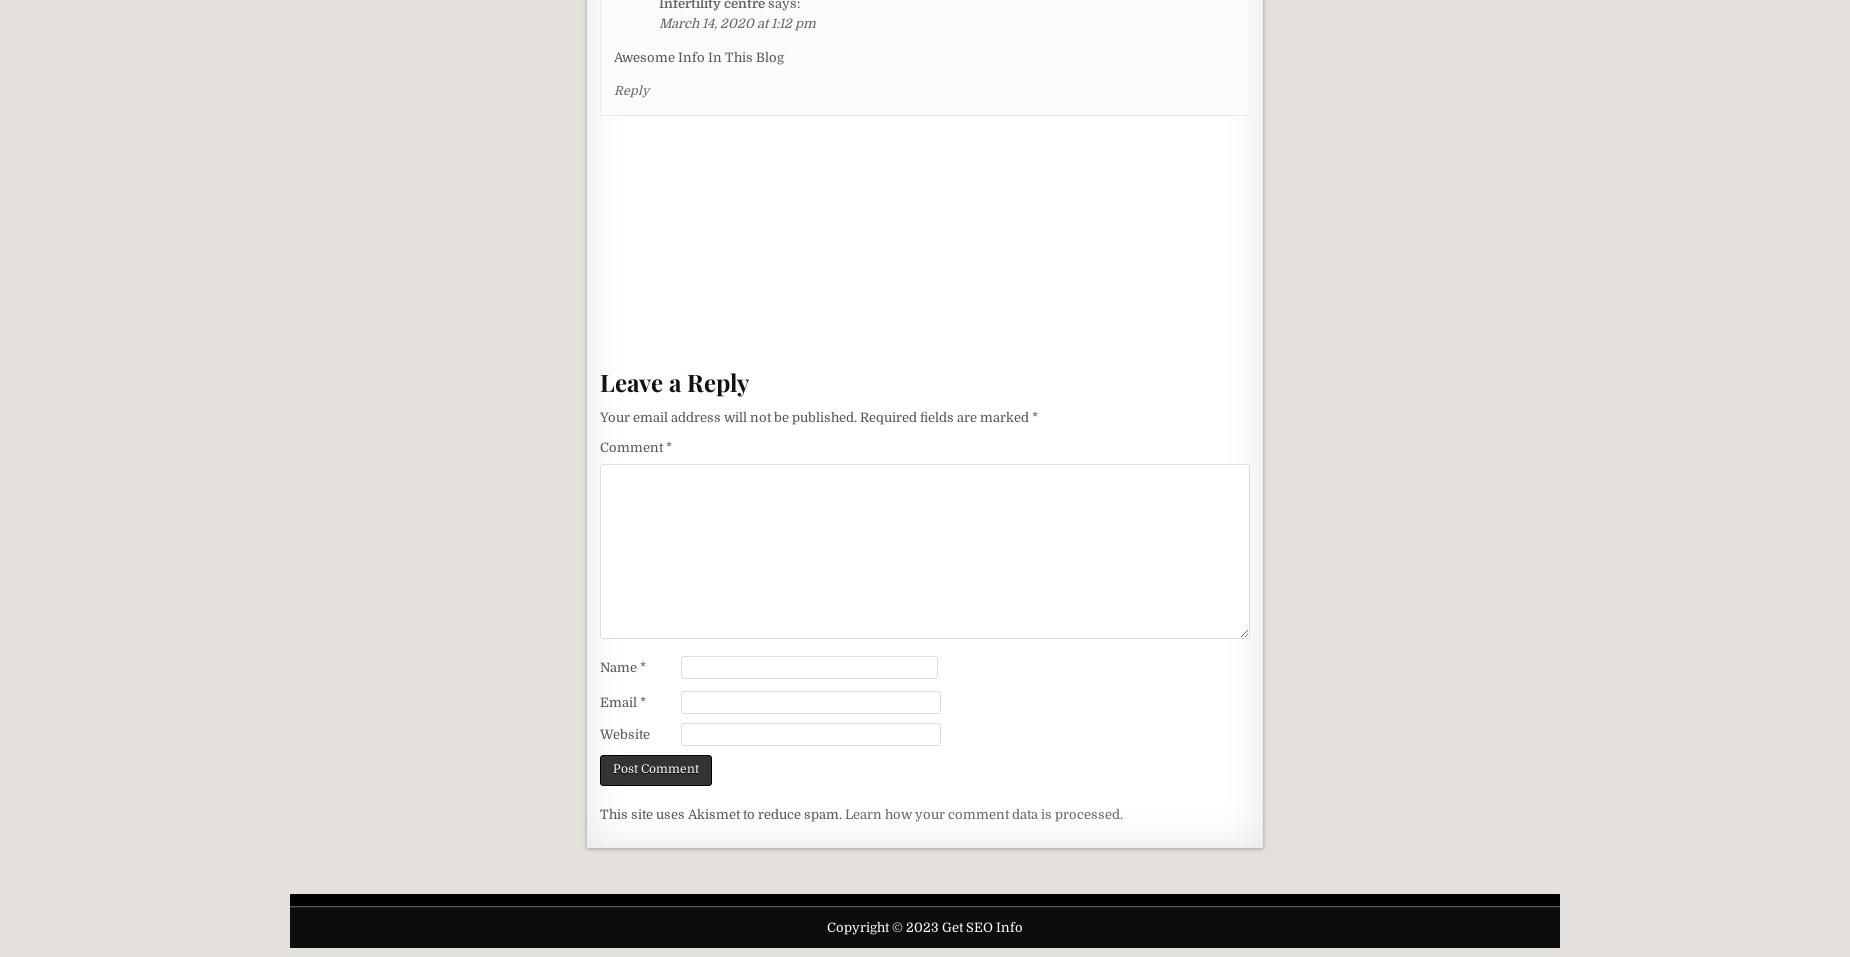  Describe the element at coordinates (981, 812) in the screenshot. I see `'Learn how your comment data is processed'` at that location.